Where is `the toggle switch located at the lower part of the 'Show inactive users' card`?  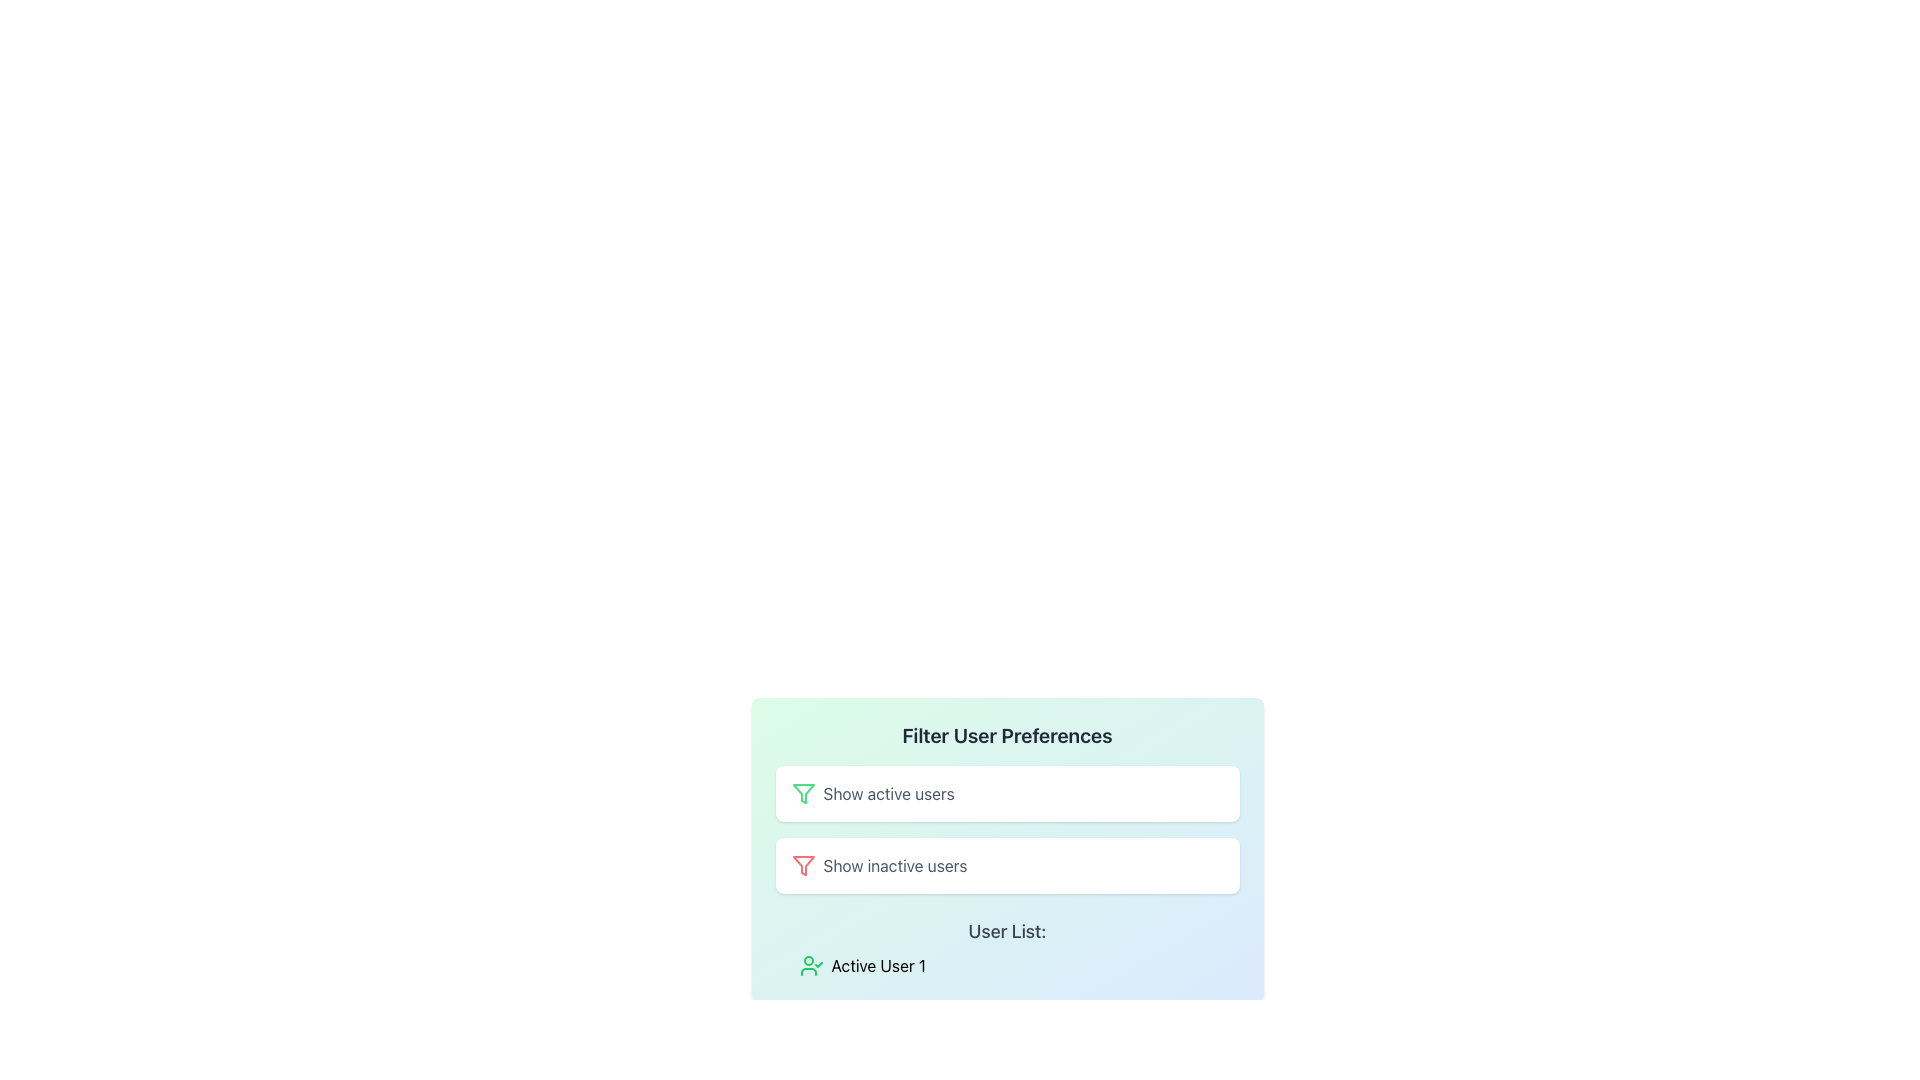
the toggle switch located at the lower part of the 'Show inactive users' card is located at coordinates (1202, 865).